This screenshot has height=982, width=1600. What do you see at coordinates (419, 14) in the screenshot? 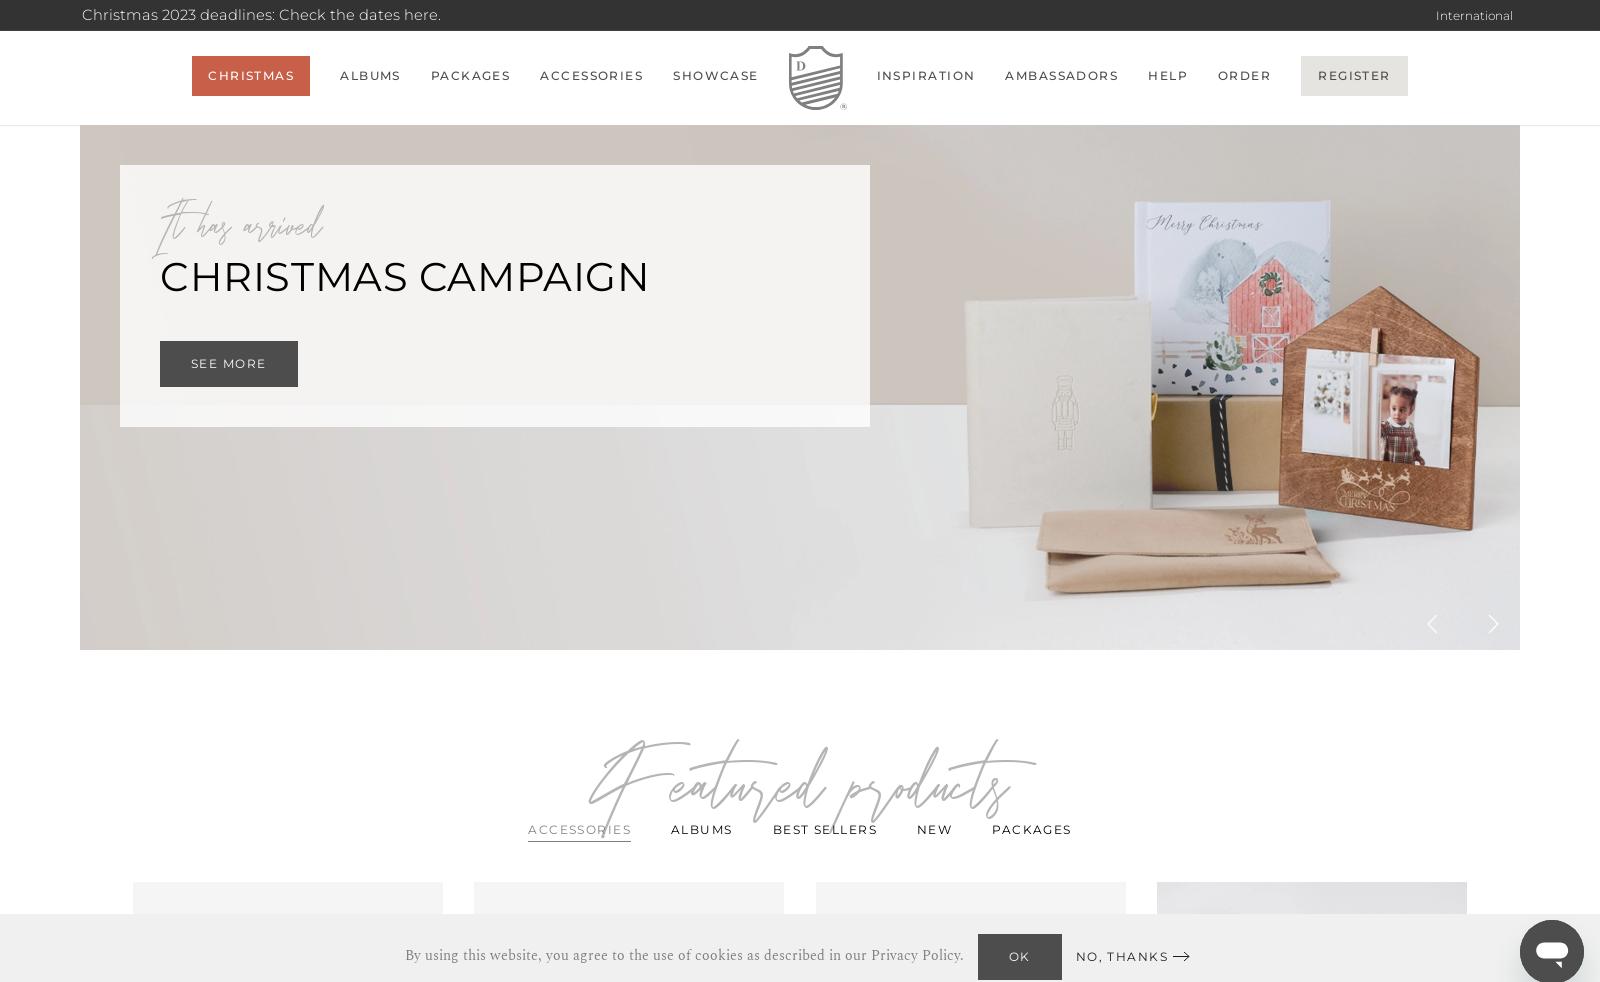
I see `'here'` at bounding box center [419, 14].